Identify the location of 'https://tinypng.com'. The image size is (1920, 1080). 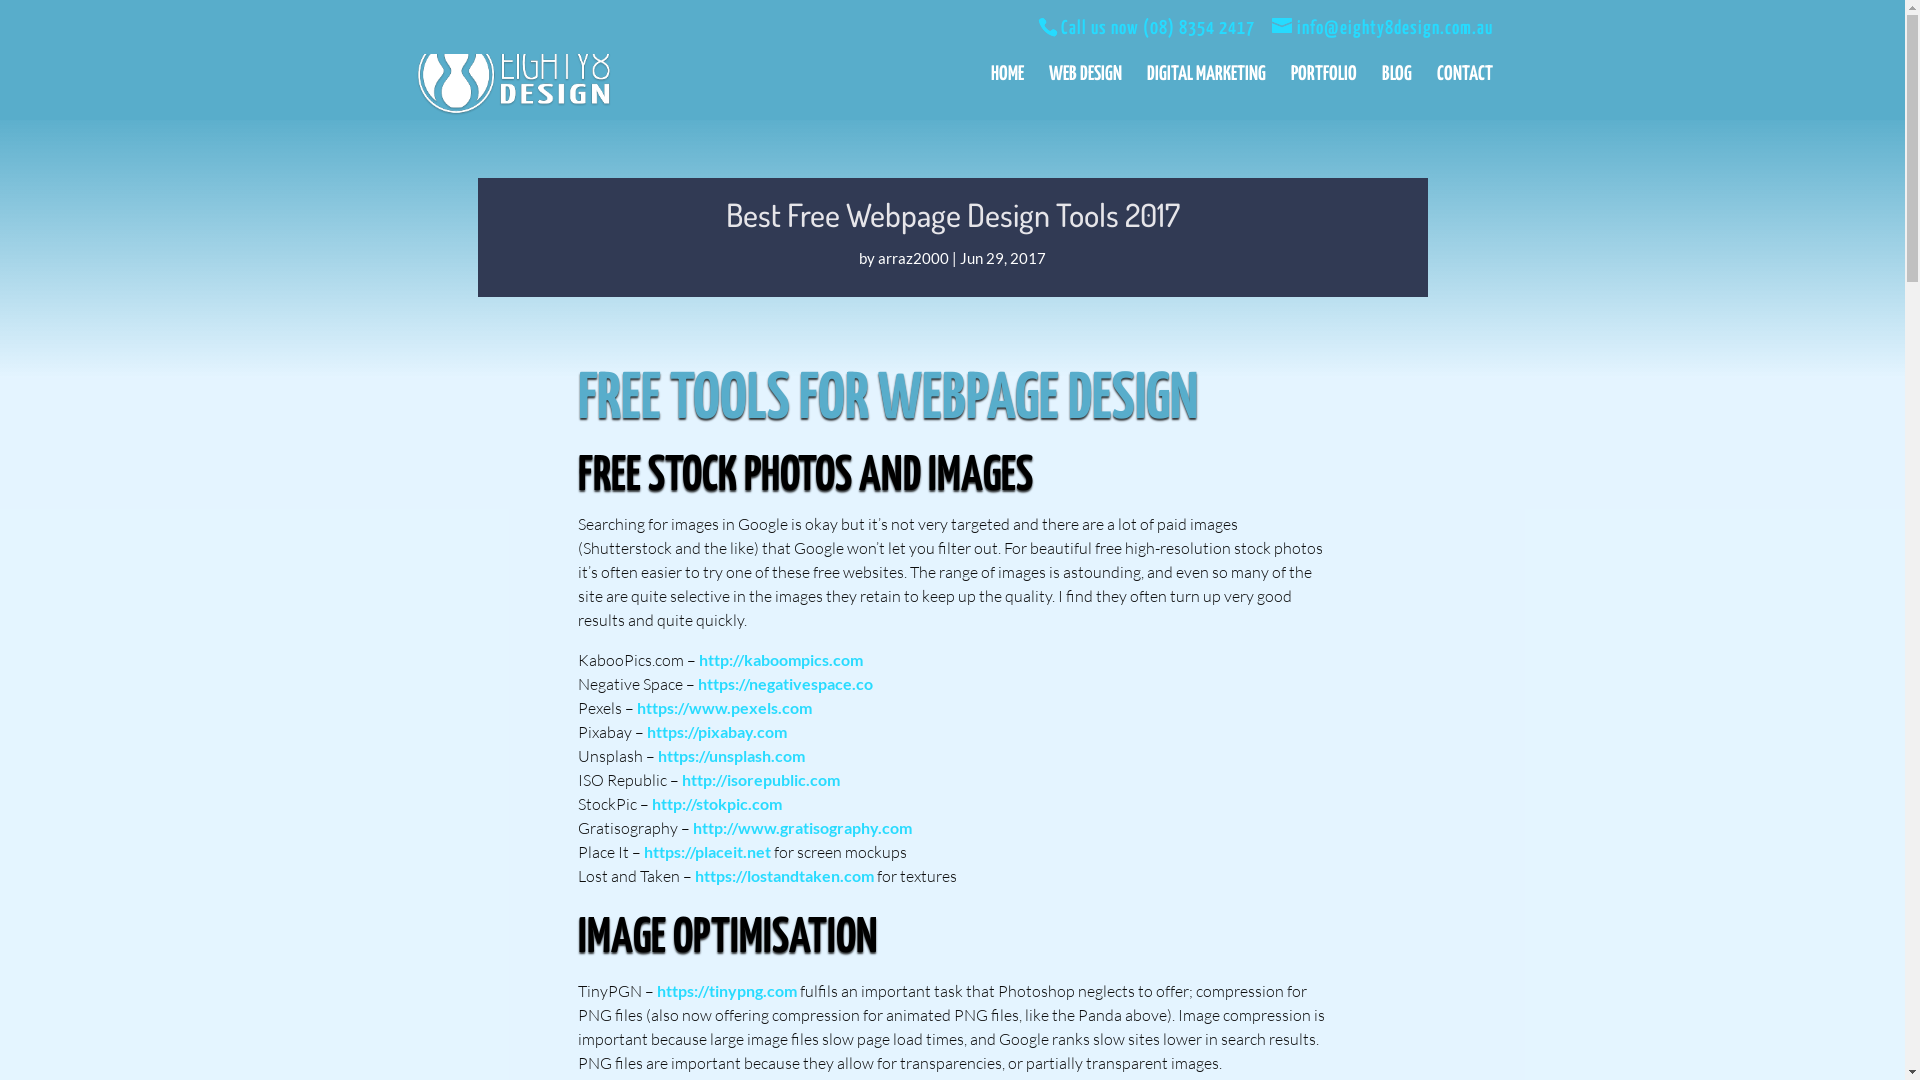
(724, 990).